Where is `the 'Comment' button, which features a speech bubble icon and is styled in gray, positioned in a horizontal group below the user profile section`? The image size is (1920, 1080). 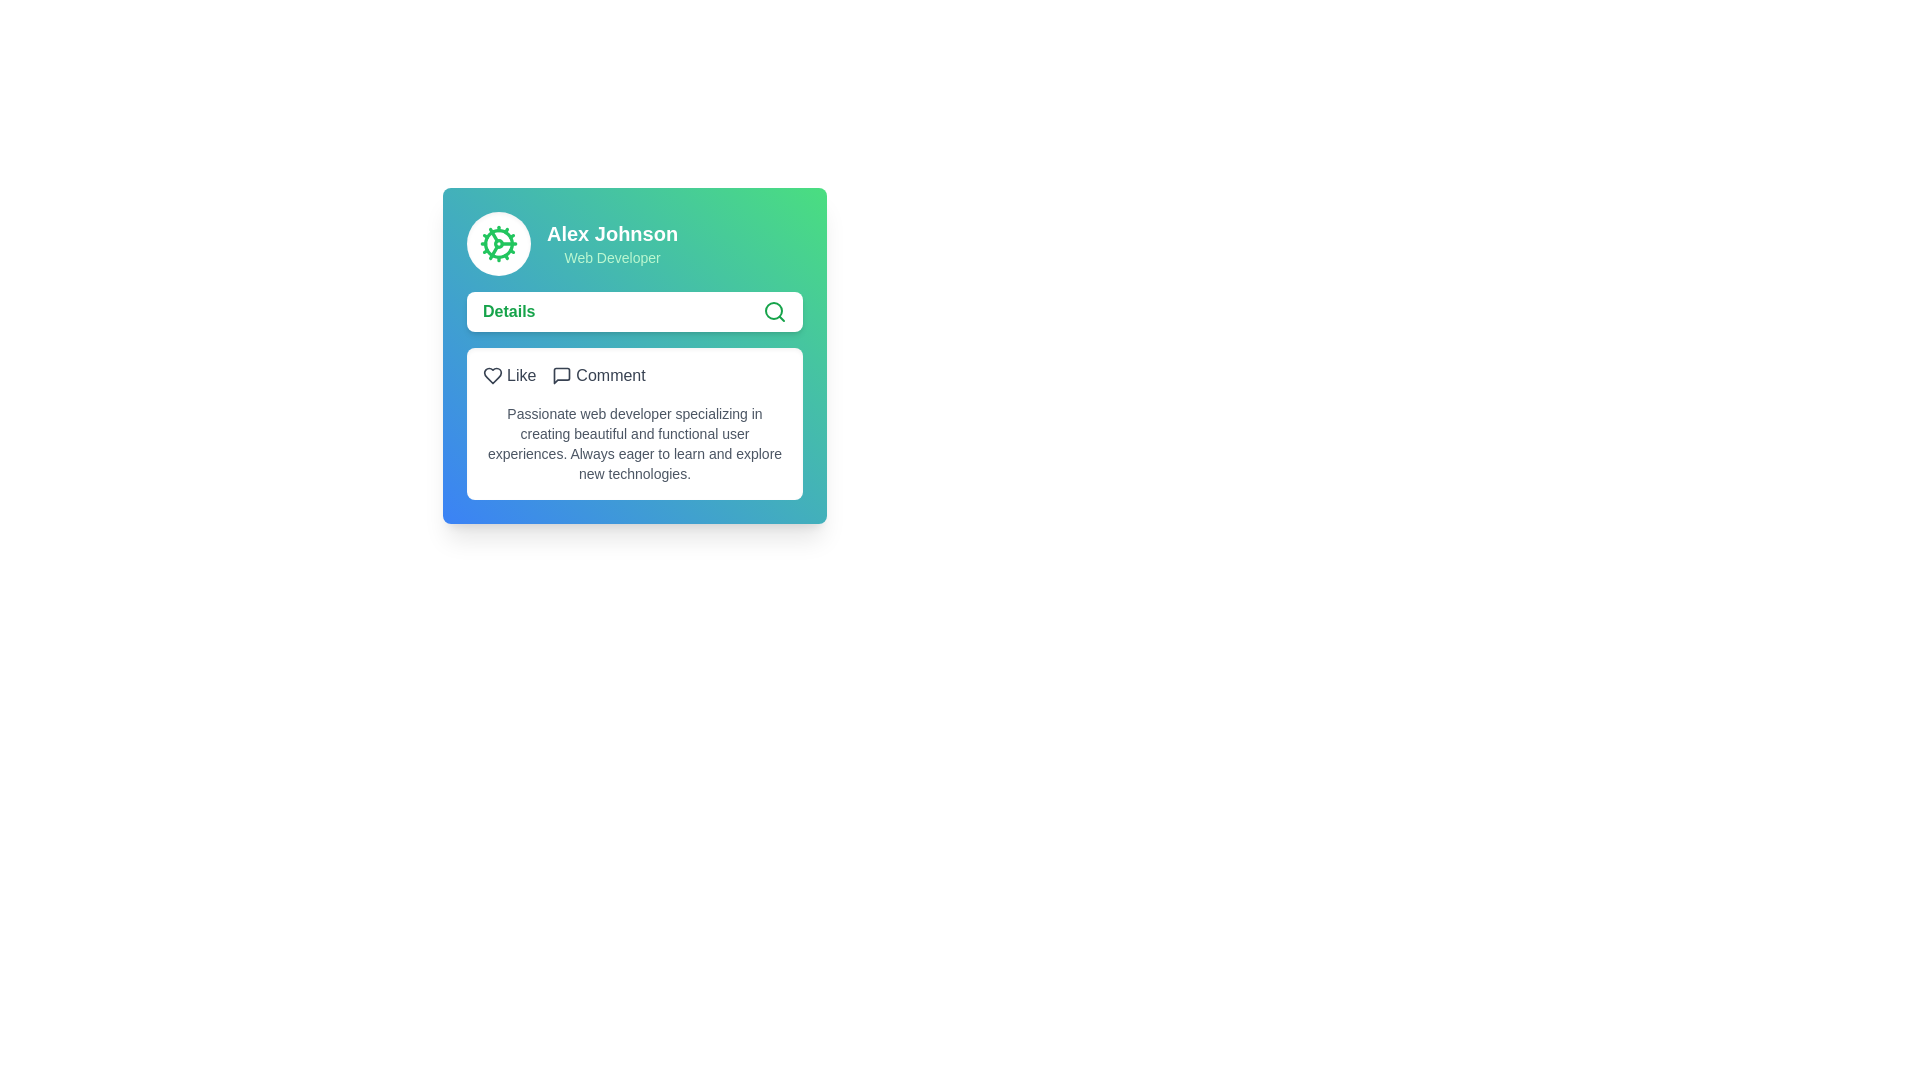 the 'Comment' button, which features a speech bubble icon and is styled in gray, positioned in a horizontal group below the user profile section is located at coordinates (598, 375).